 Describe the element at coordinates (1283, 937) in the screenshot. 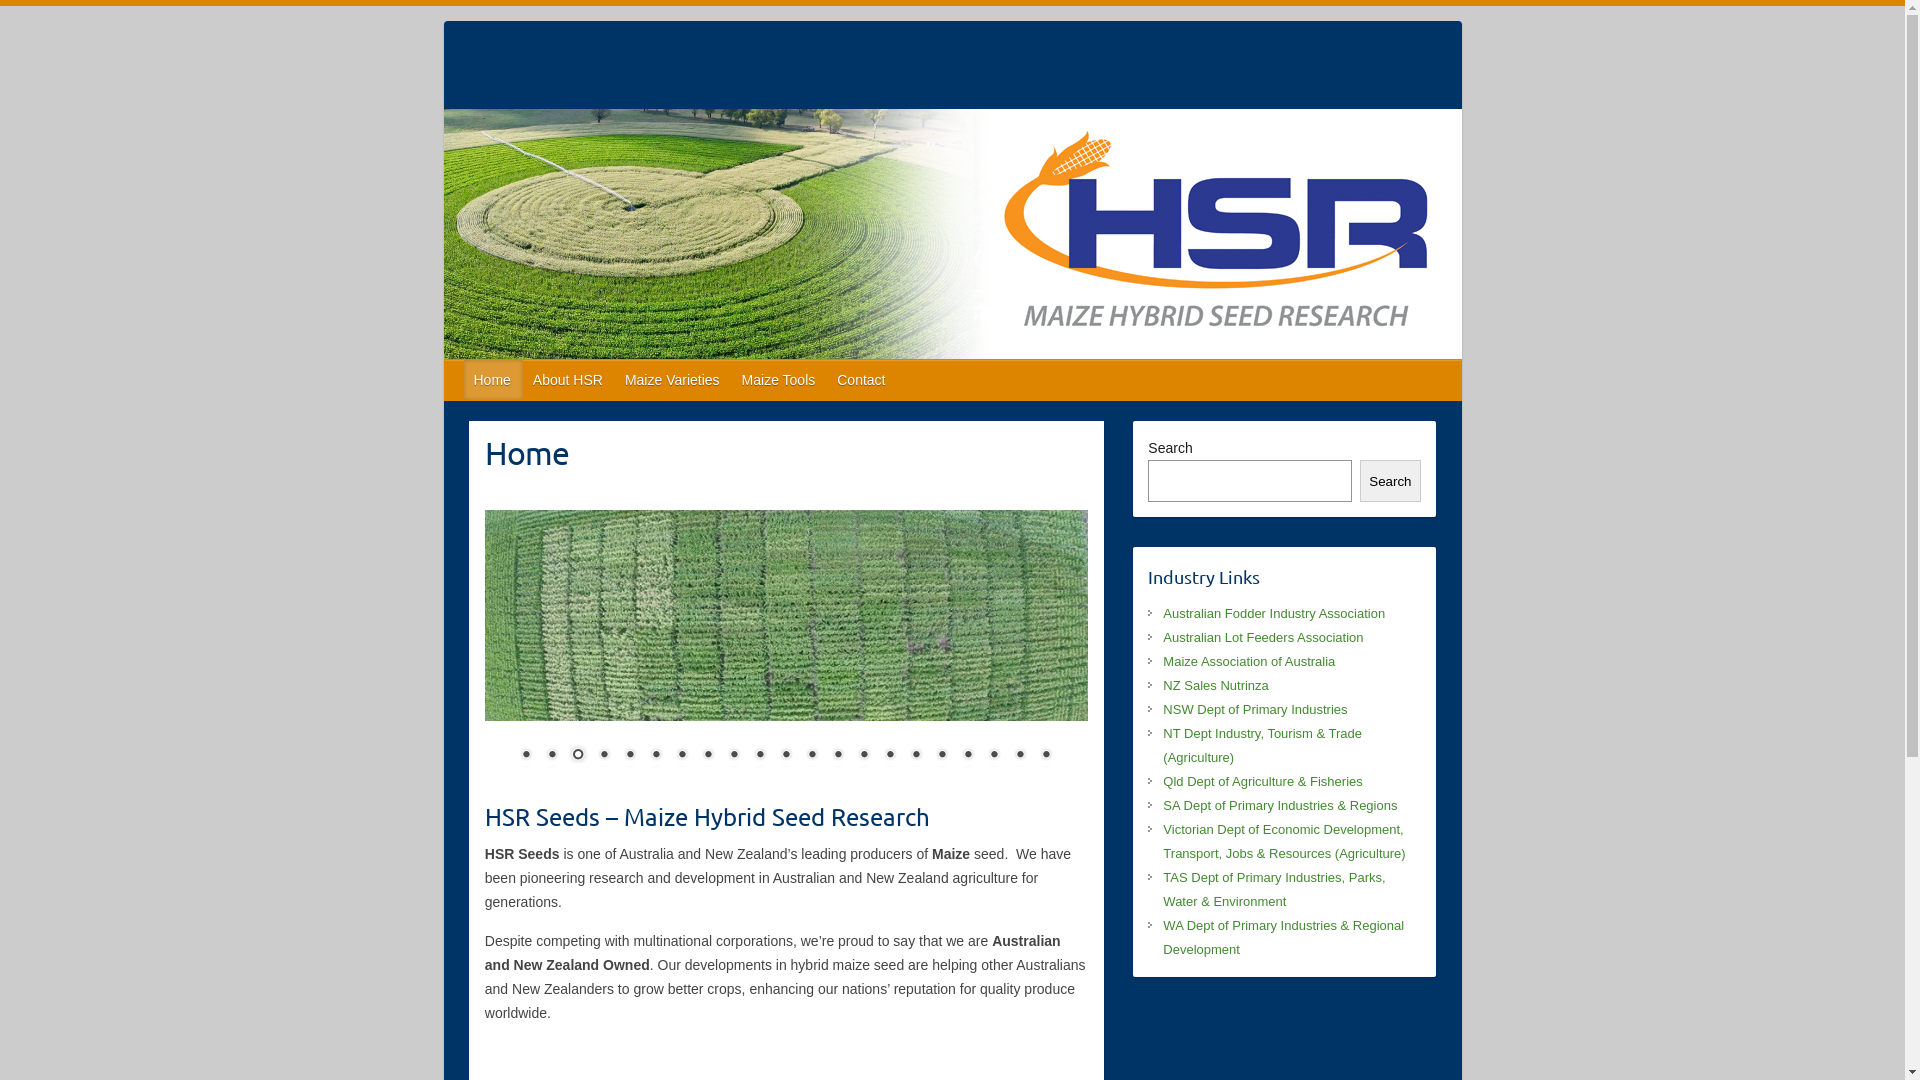

I see `'WA Dept of Primary Industries & Regional Development'` at that location.